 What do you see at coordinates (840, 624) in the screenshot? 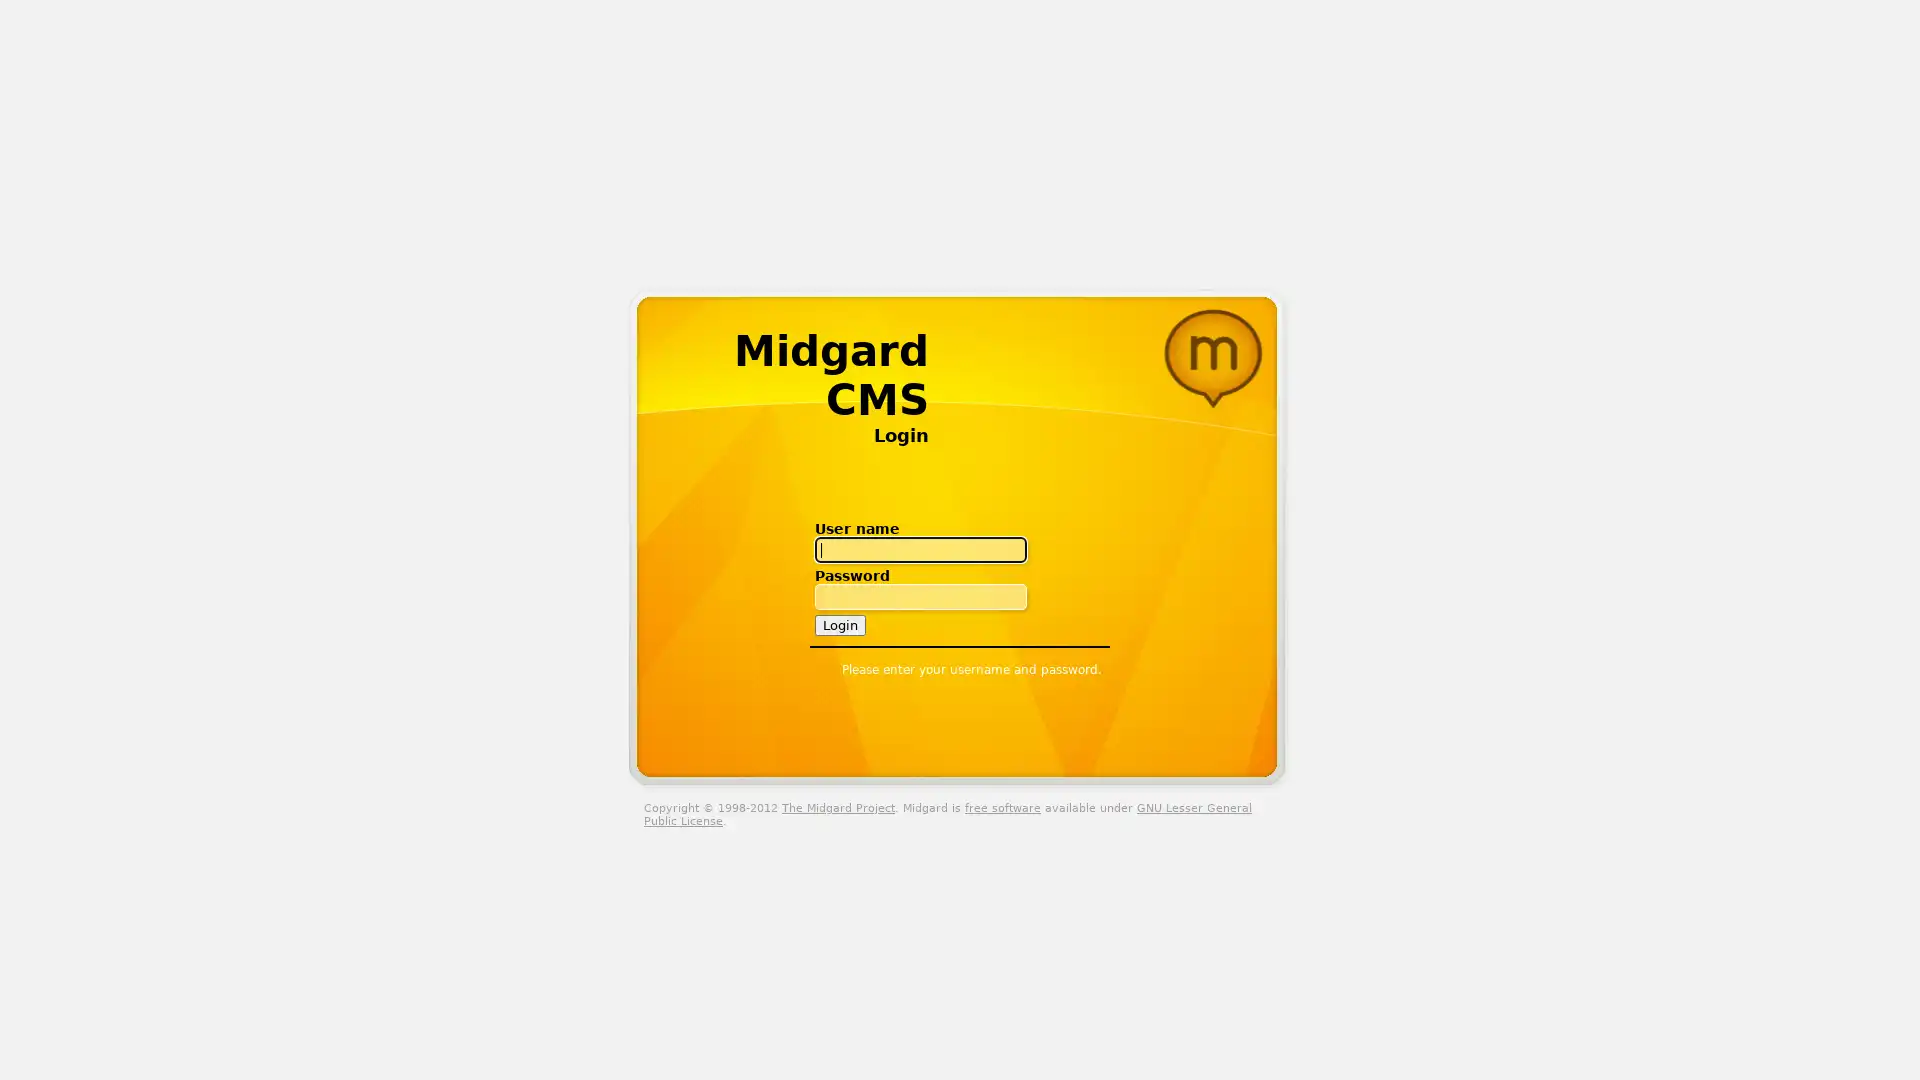
I see `Login` at bounding box center [840, 624].